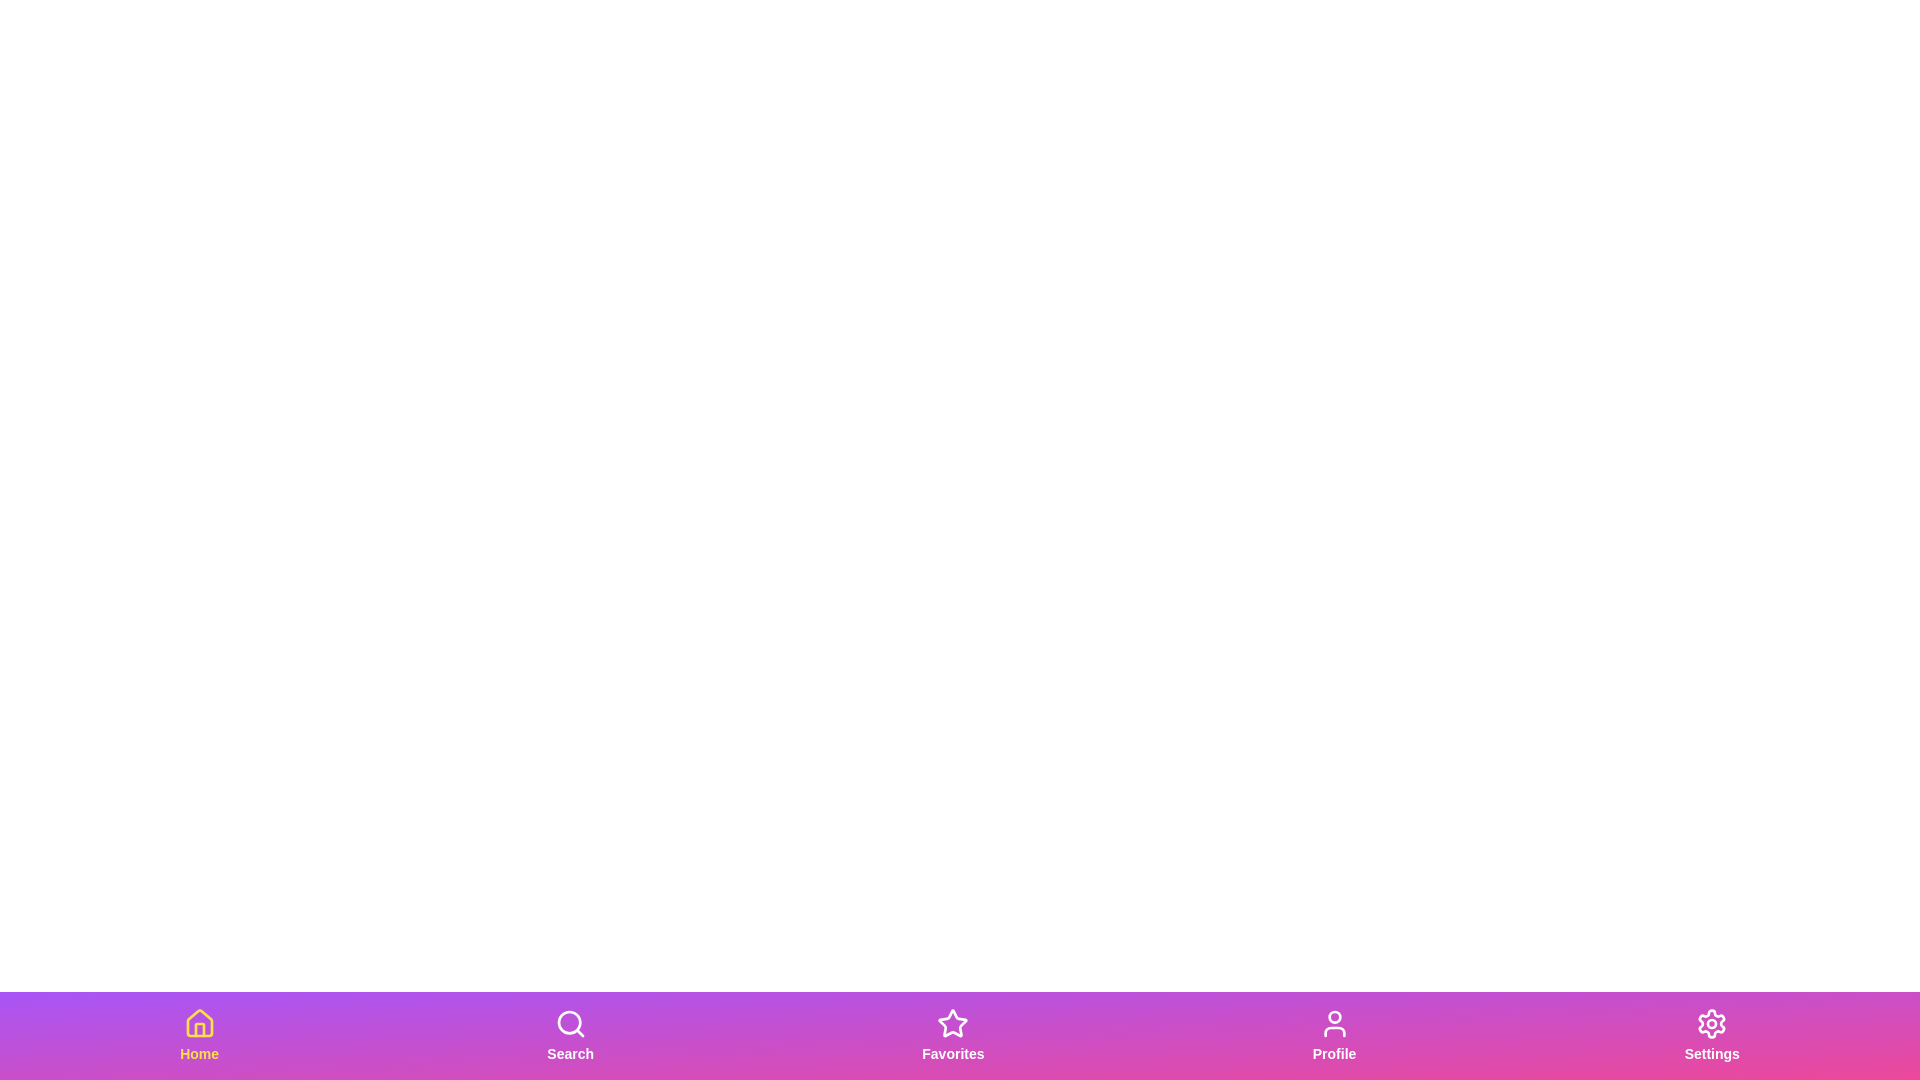 Image resolution: width=1920 pixels, height=1080 pixels. I want to click on the Settings tab in the bottom navigation bar, so click(1711, 1035).